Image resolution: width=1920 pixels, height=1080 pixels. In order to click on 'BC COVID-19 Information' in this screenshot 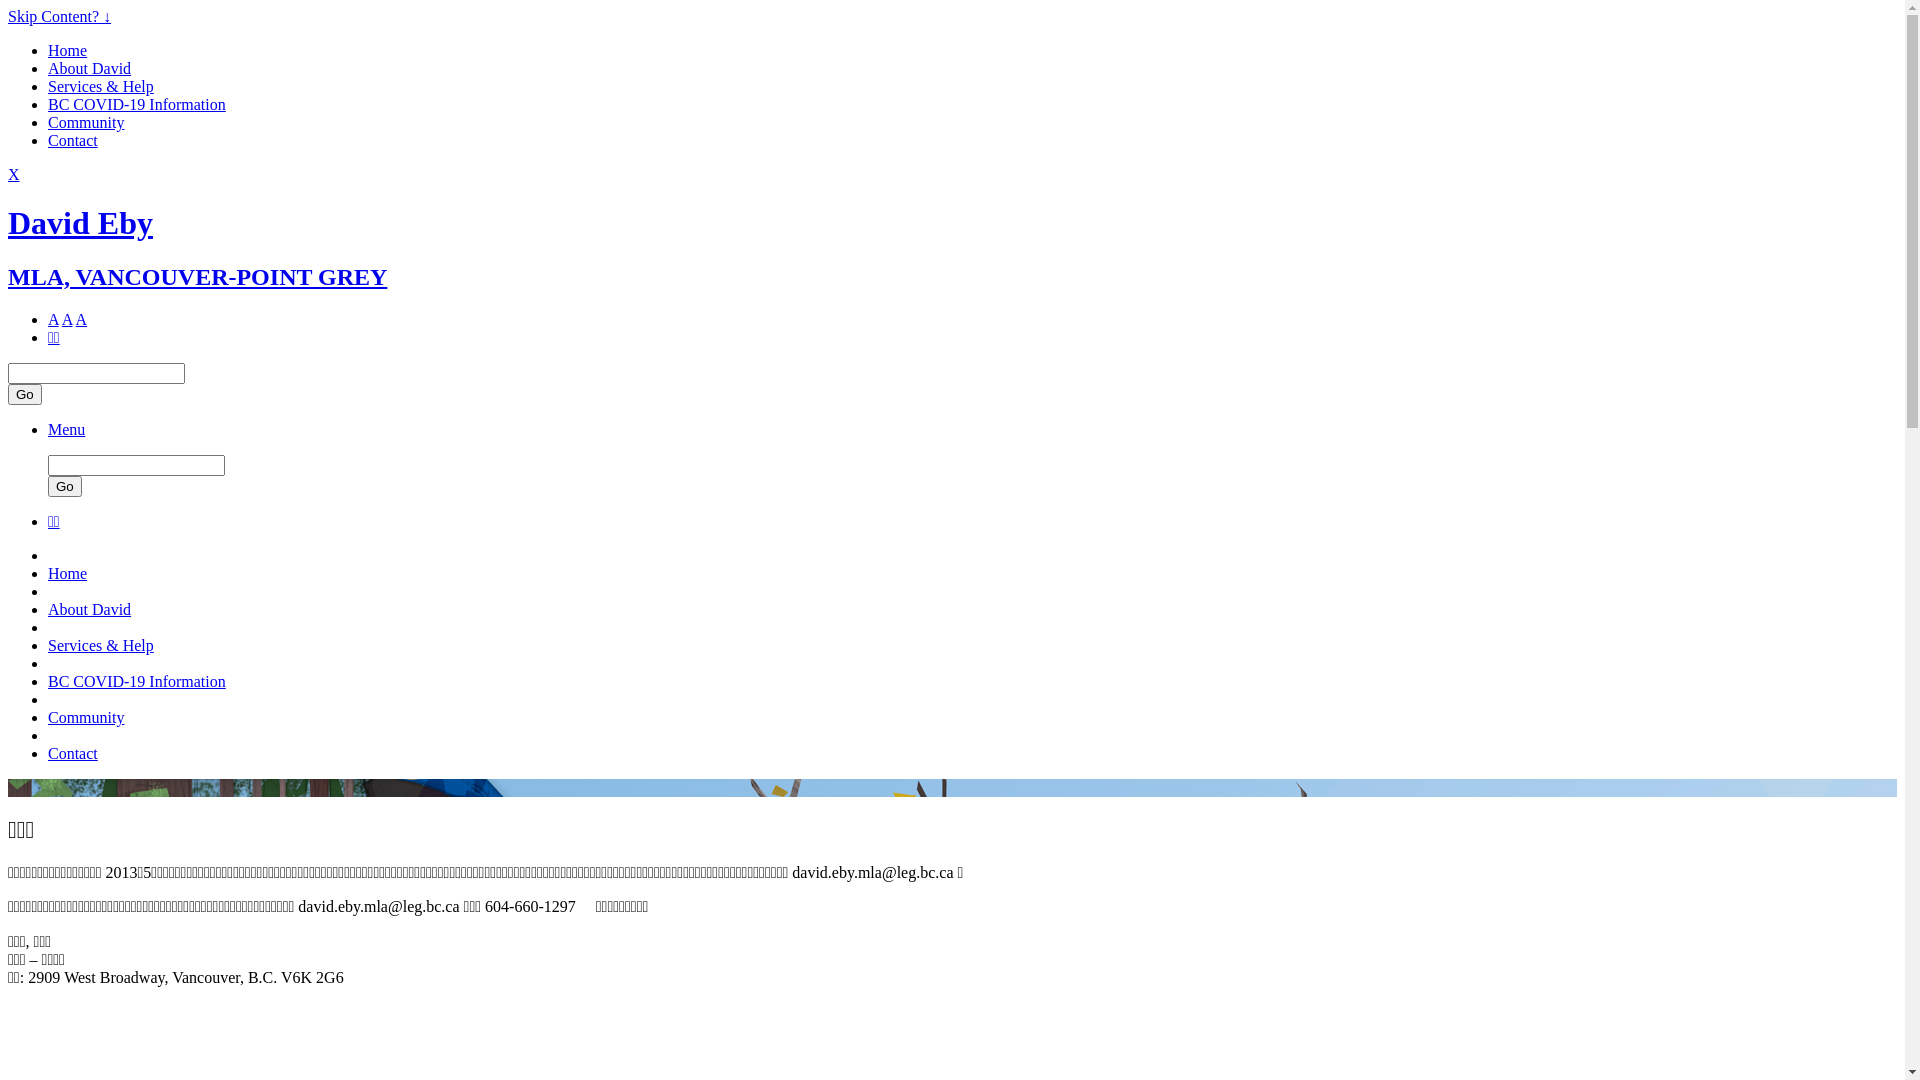, I will do `click(136, 104)`.